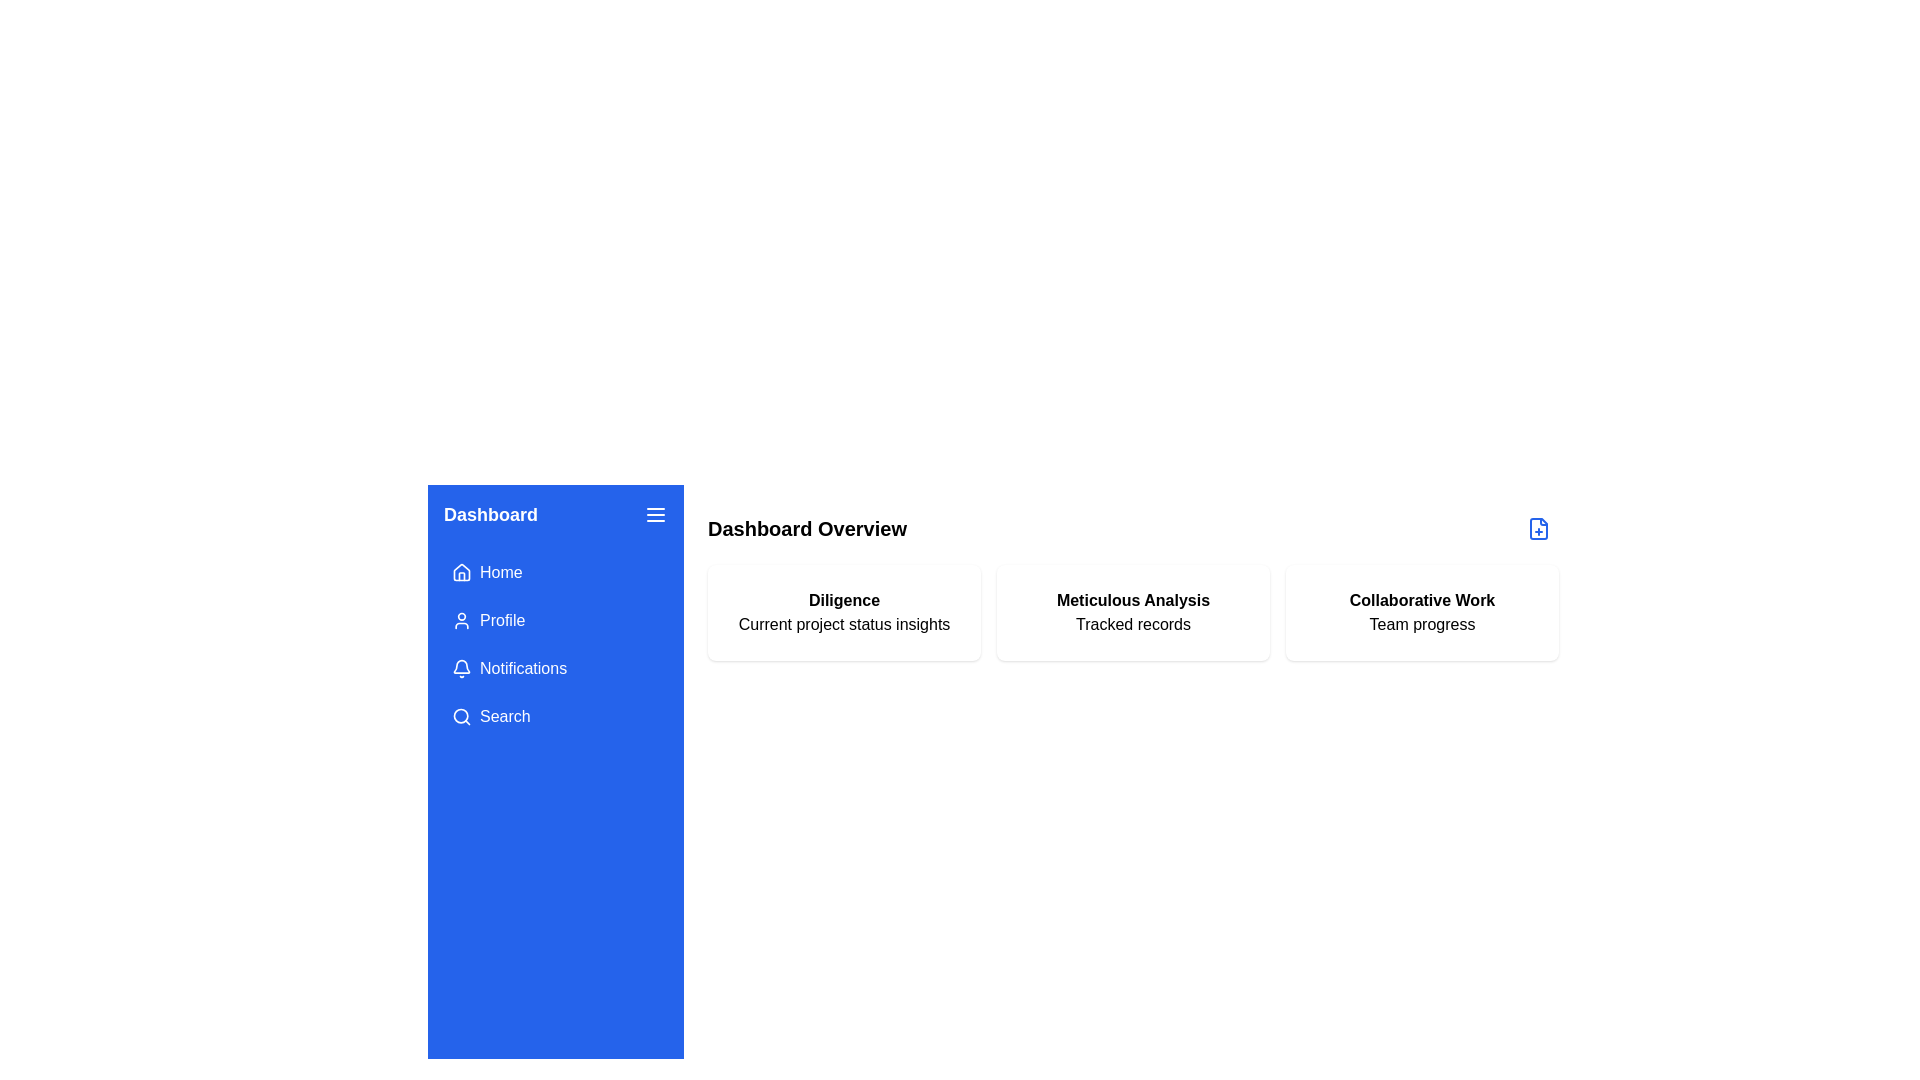 This screenshot has width=1920, height=1080. I want to click on the small magnifying glass icon associated with the search functionality located in the sidebar menu, so click(460, 716).